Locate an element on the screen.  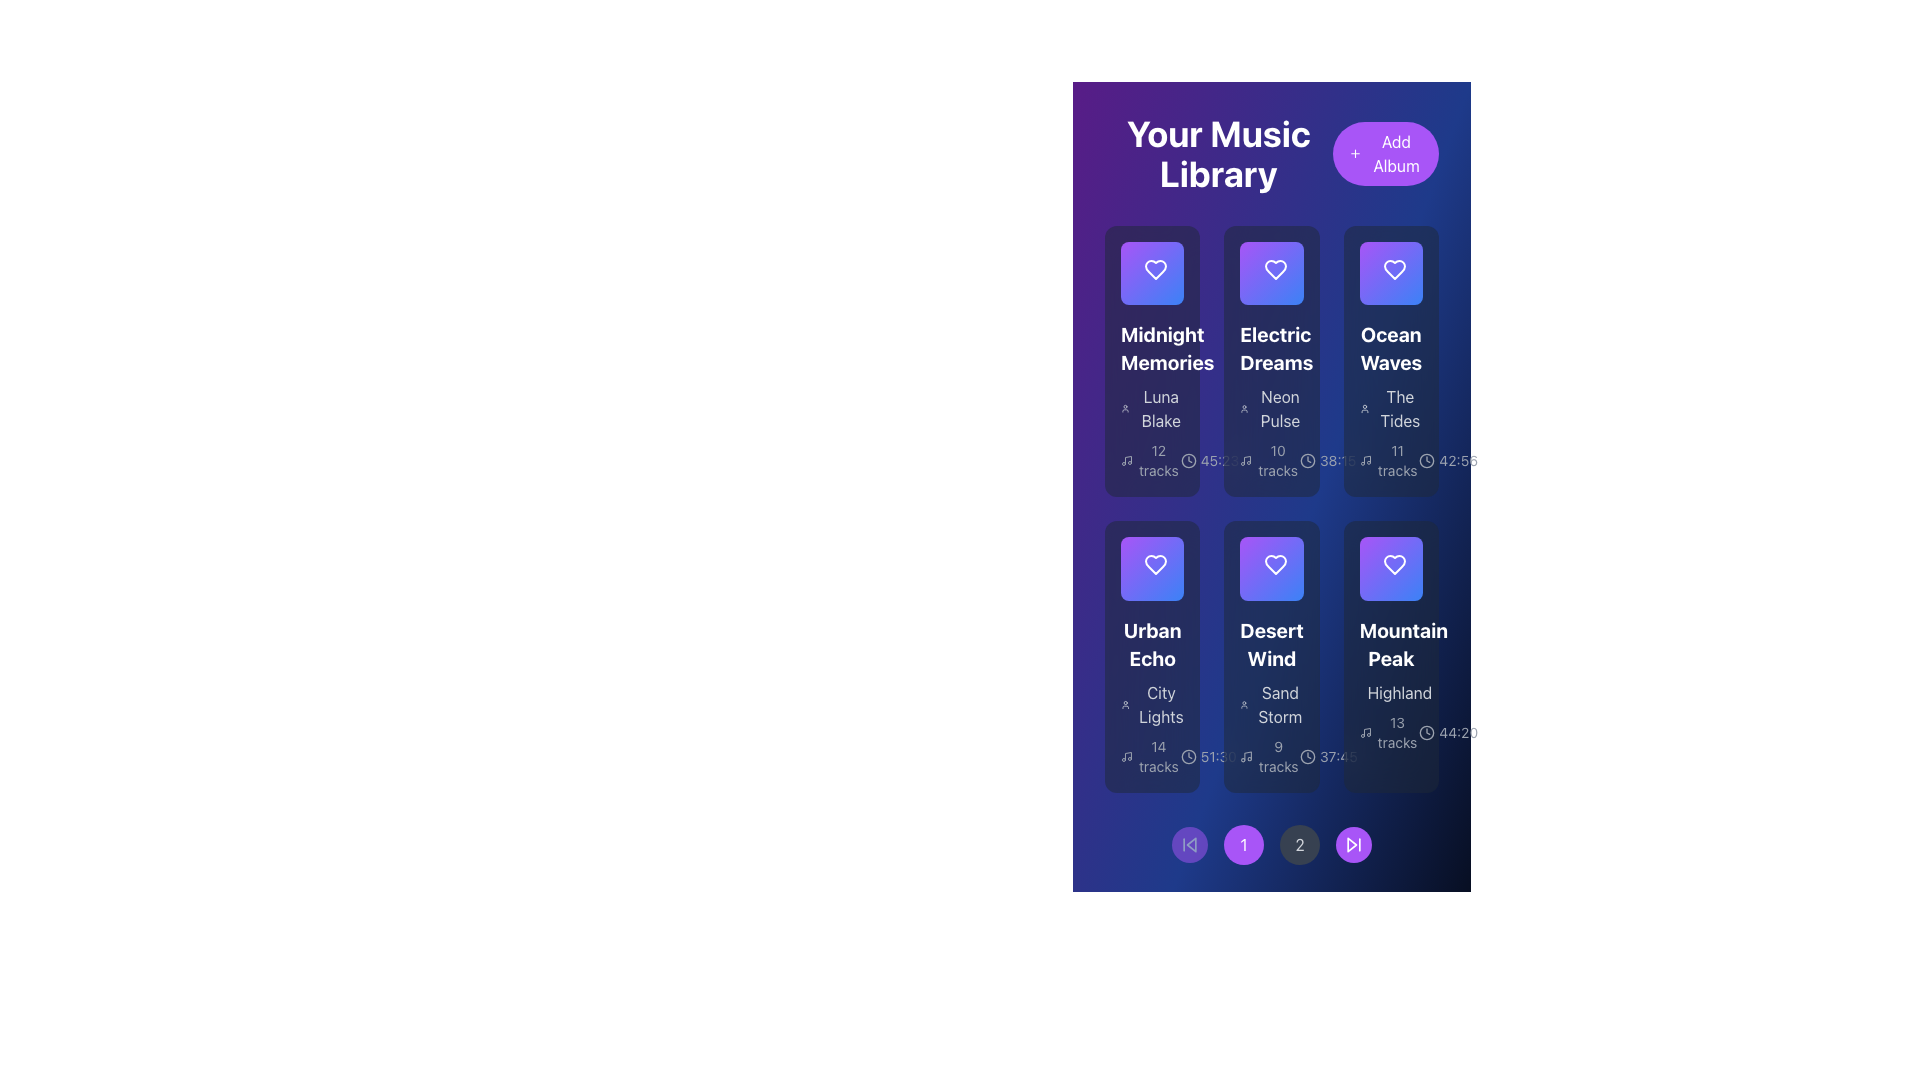
the text element displaying 'Your Music Library' which is styled in a large, bold white font on a gradient background, located at the top-left corner of the user interface is located at coordinates (1217, 153).